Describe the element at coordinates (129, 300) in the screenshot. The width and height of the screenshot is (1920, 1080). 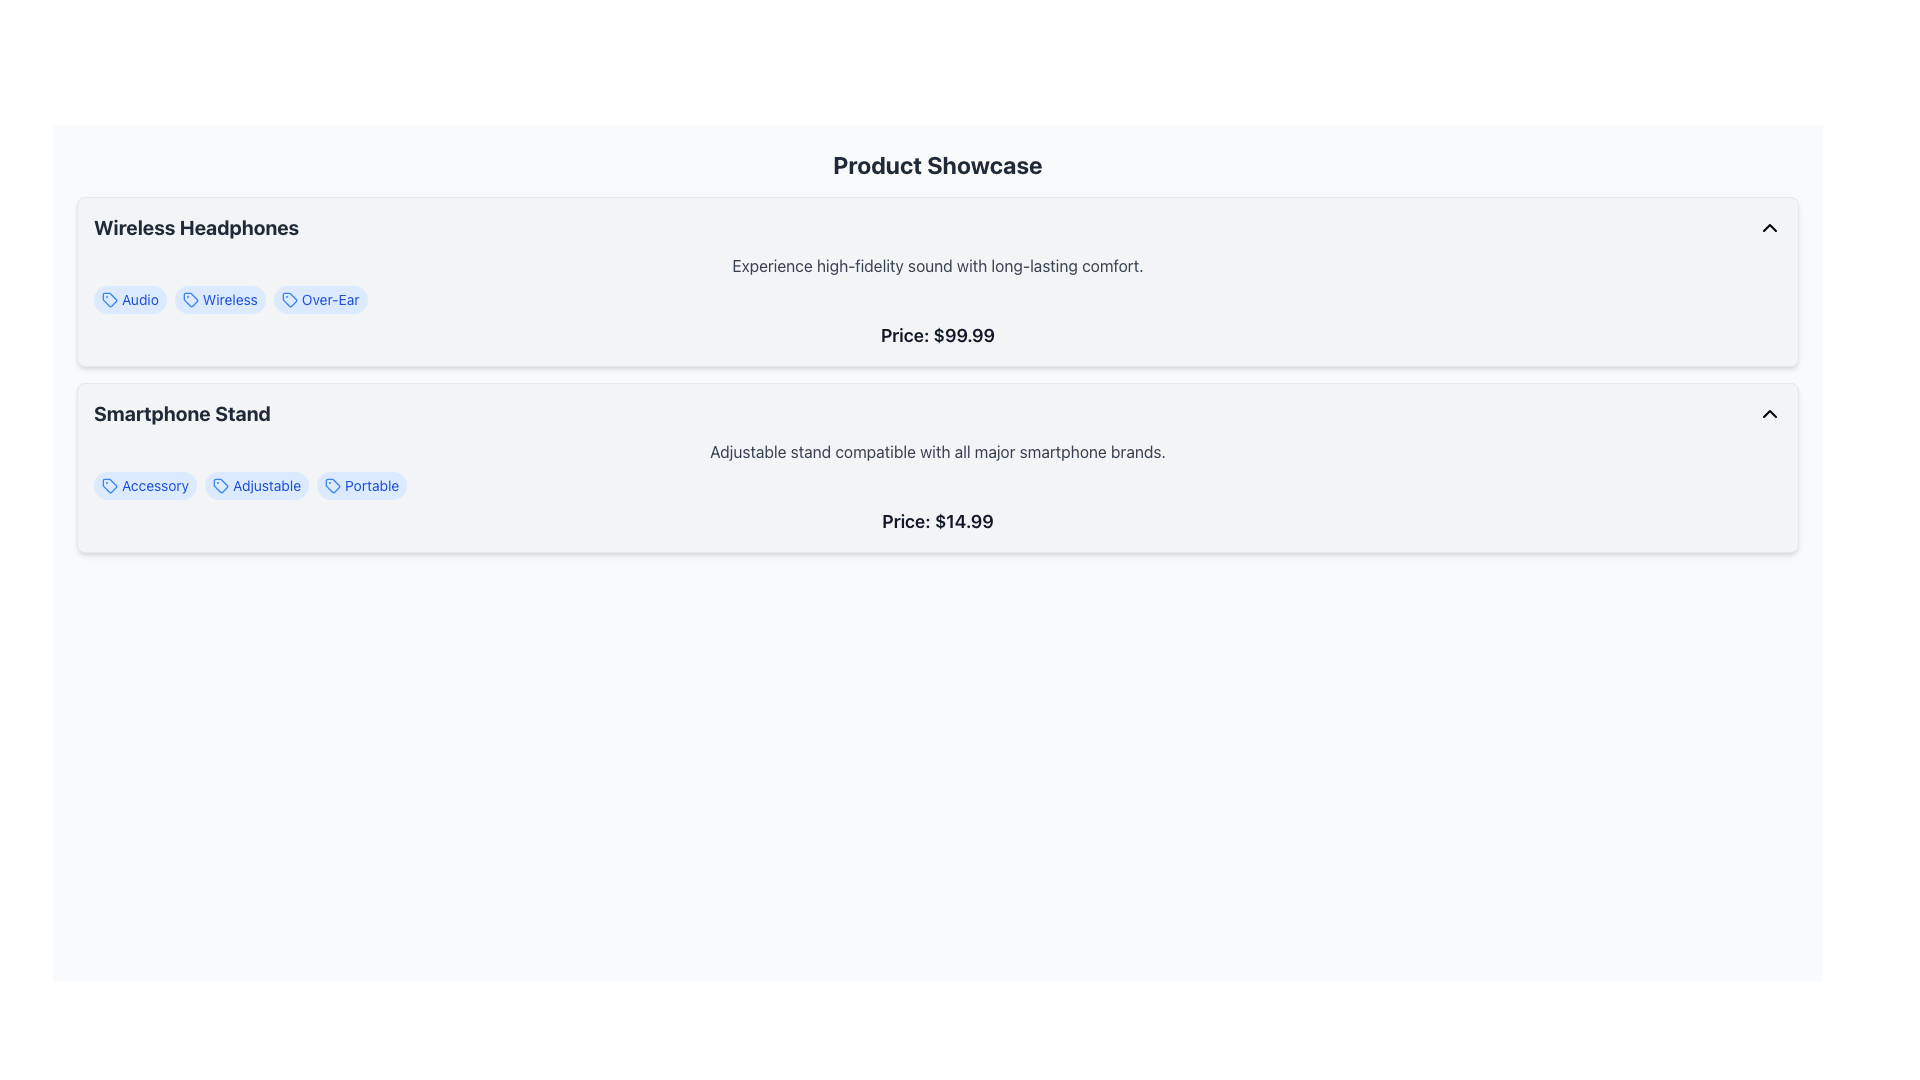
I see `the 'Audio' label or chip, which is a small badge-like component with a light blue background and a tag icon on the left, located under the 'Wireless Headphones' title` at that location.